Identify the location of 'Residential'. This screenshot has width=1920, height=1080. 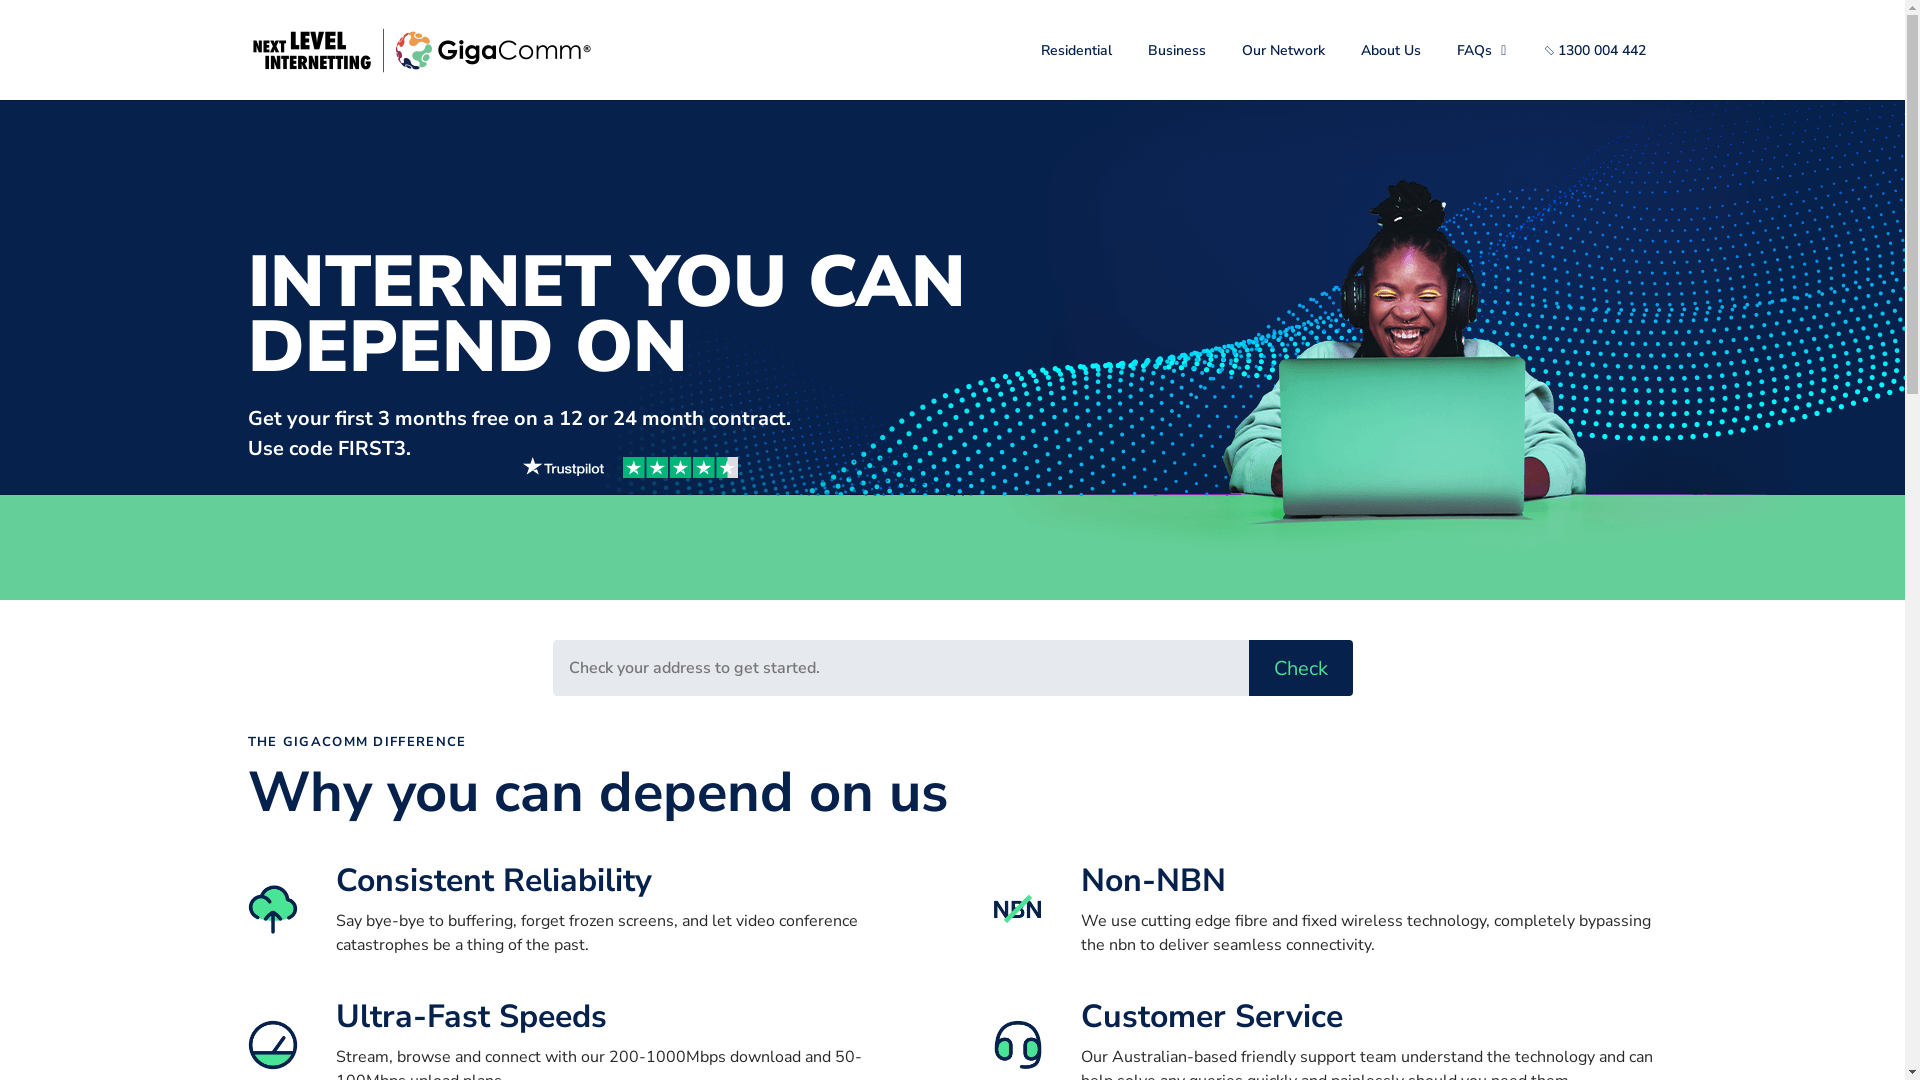
(1028, 48).